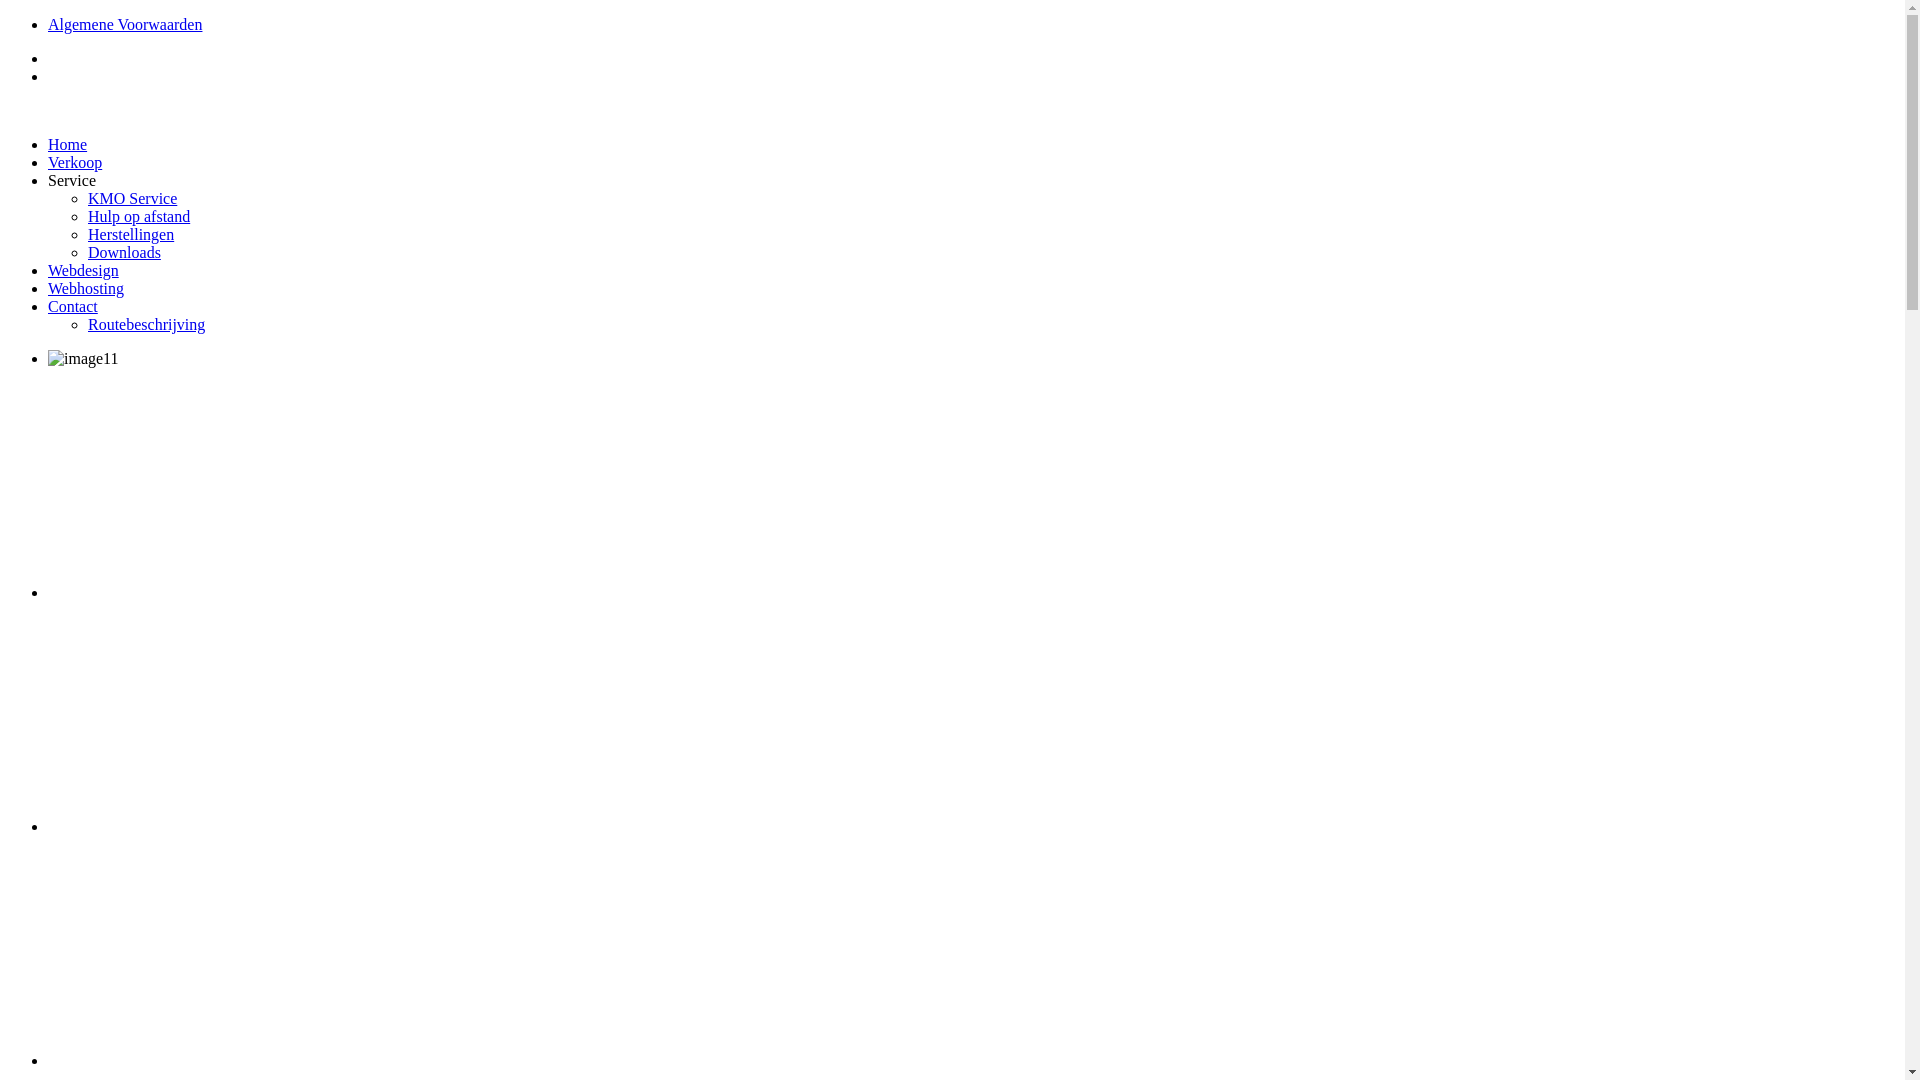 Image resolution: width=1920 pixels, height=1080 pixels. What do you see at coordinates (138, 216) in the screenshot?
I see `'Hulp op afstand'` at bounding box center [138, 216].